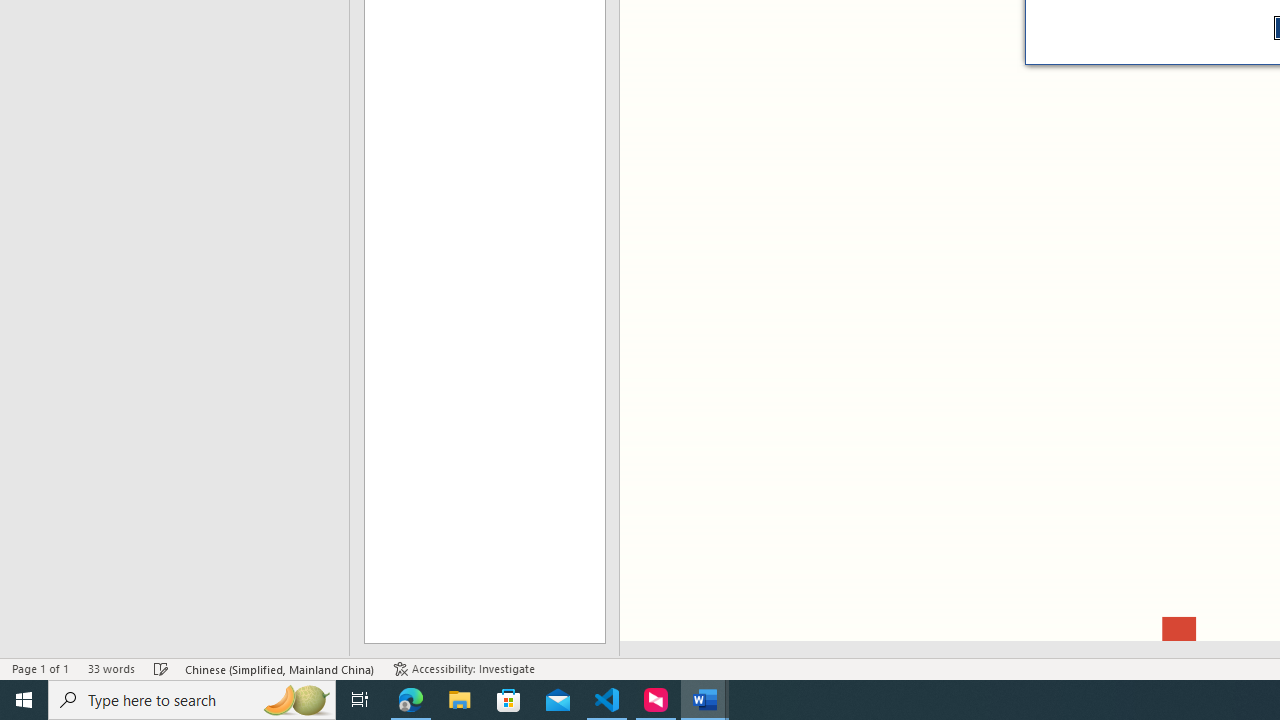 The height and width of the screenshot is (720, 1280). I want to click on 'Type here to search', so click(192, 698).